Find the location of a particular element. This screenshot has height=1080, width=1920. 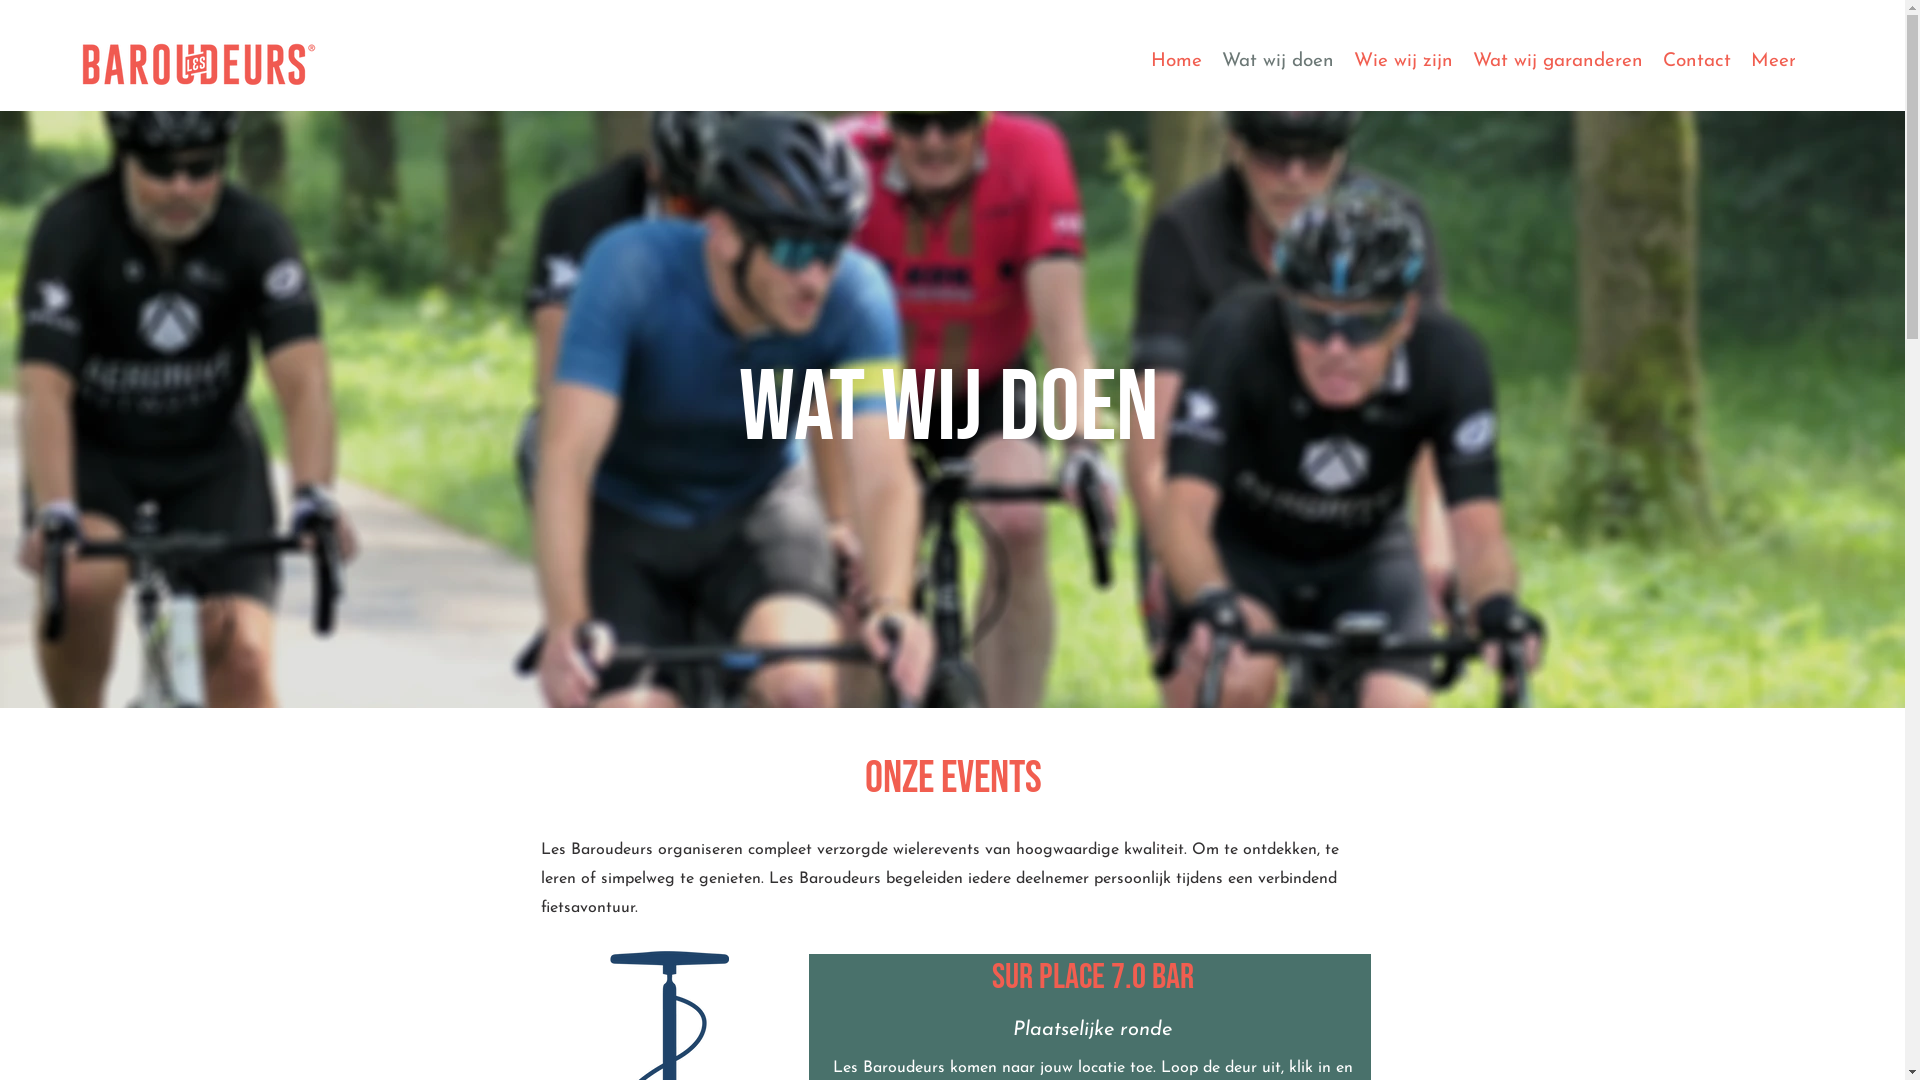

'Wie wij zijn' is located at coordinates (1402, 63).